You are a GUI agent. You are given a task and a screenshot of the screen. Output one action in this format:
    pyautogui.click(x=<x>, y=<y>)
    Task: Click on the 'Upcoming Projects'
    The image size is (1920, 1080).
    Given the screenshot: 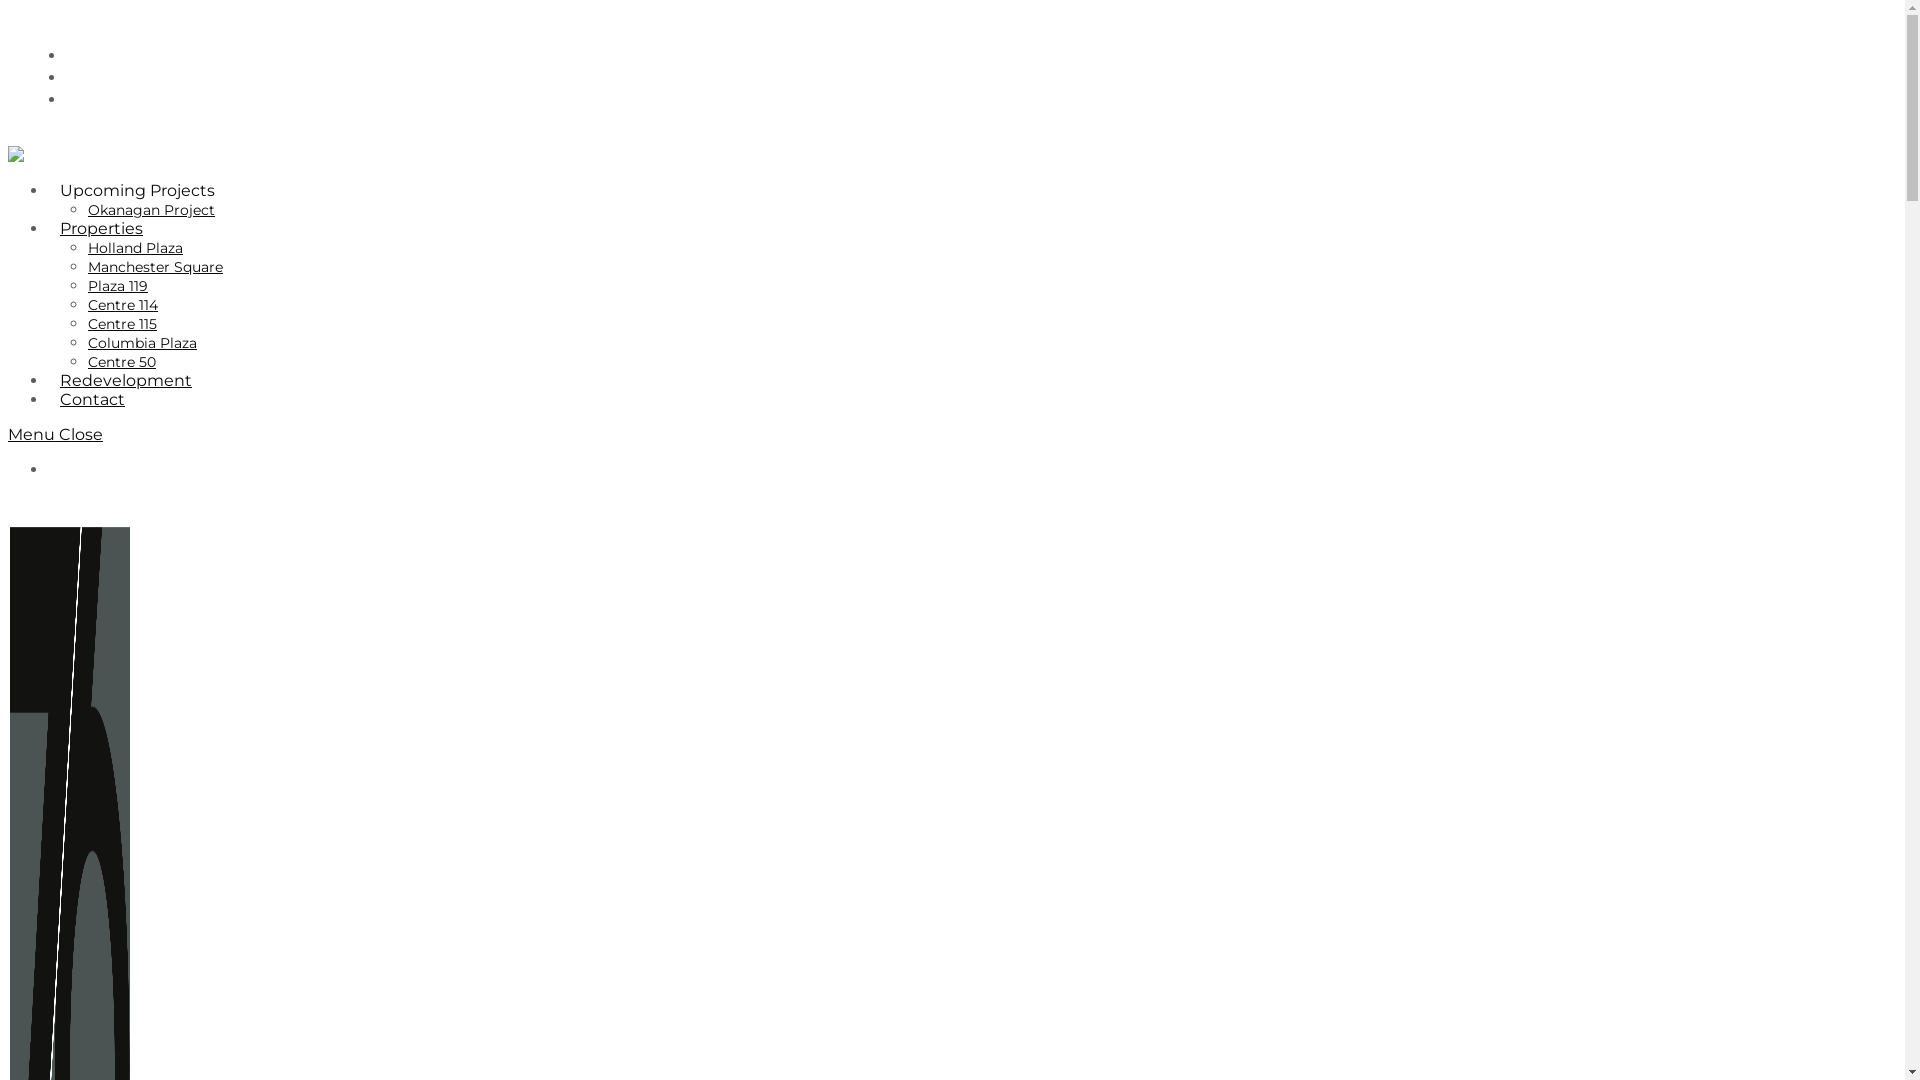 What is the action you would take?
    pyautogui.click(x=136, y=190)
    